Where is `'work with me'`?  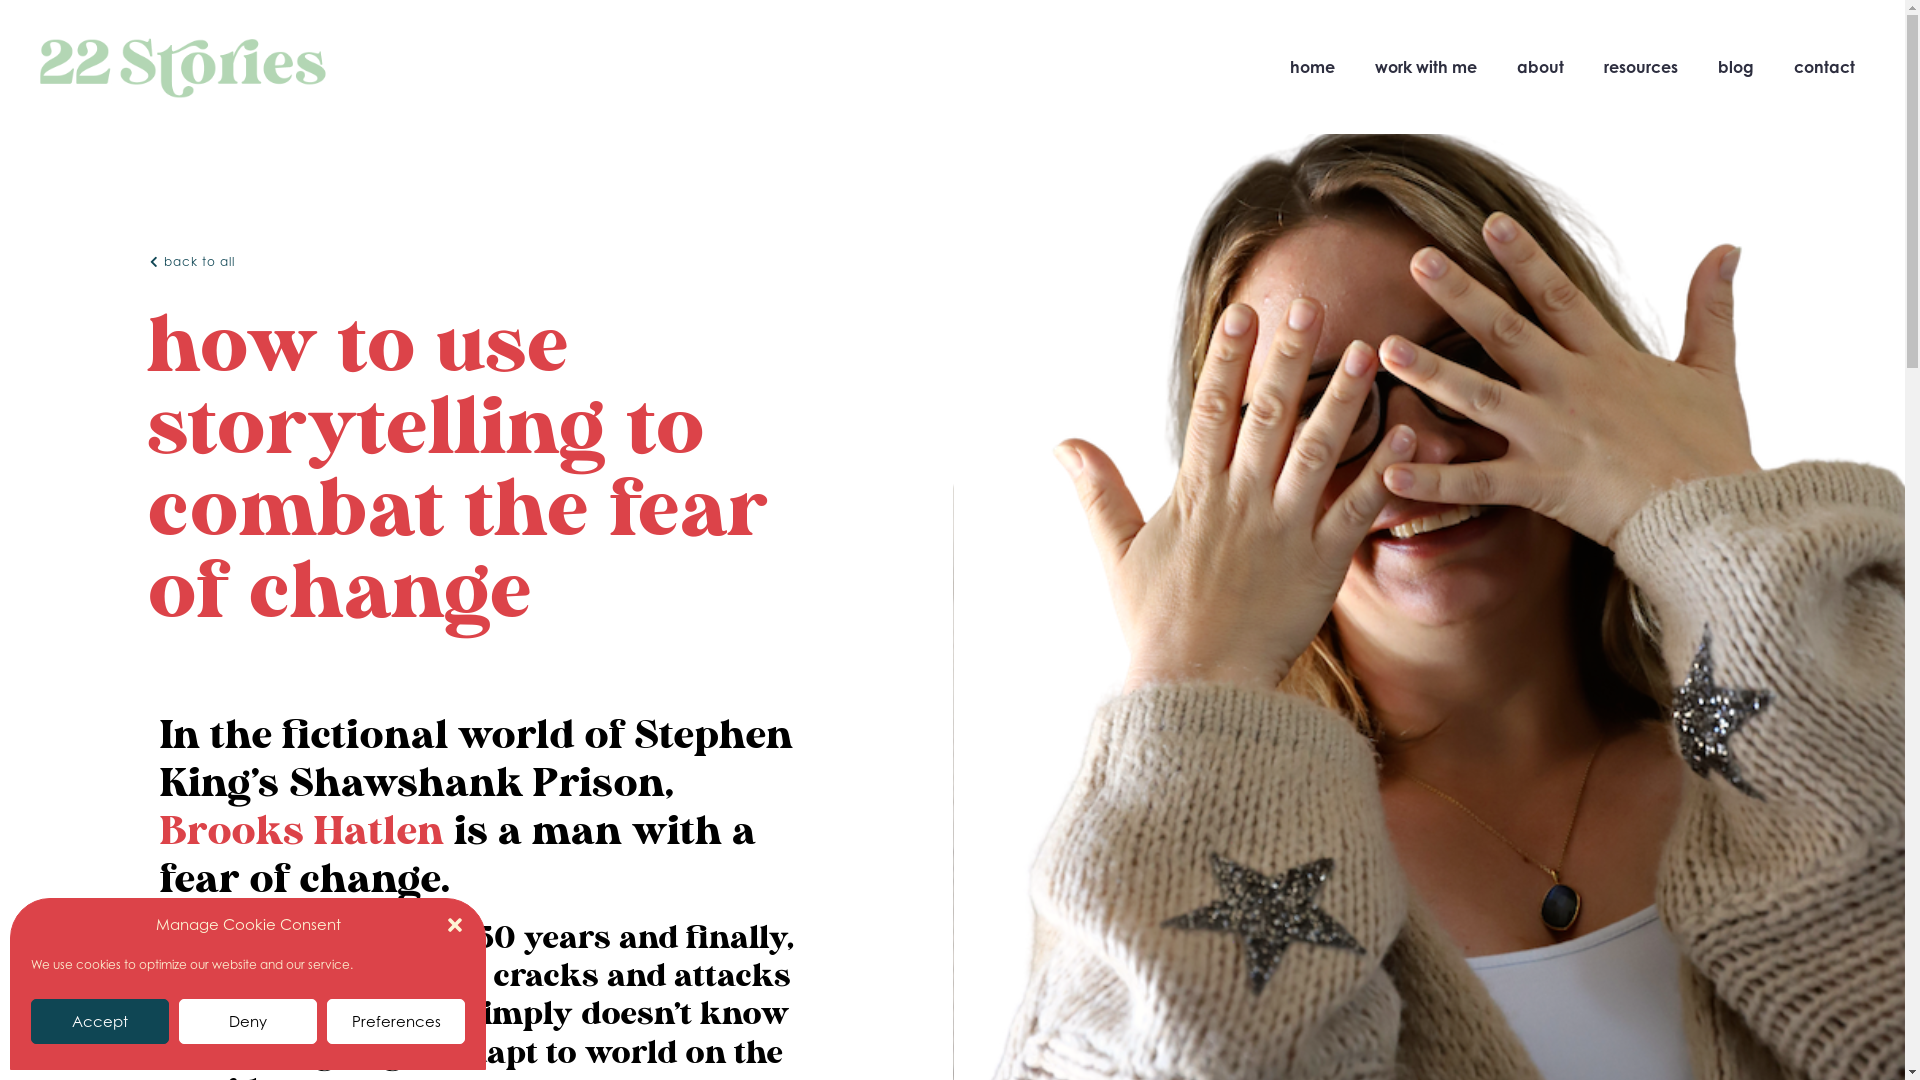
'work with me' is located at coordinates (1424, 65).